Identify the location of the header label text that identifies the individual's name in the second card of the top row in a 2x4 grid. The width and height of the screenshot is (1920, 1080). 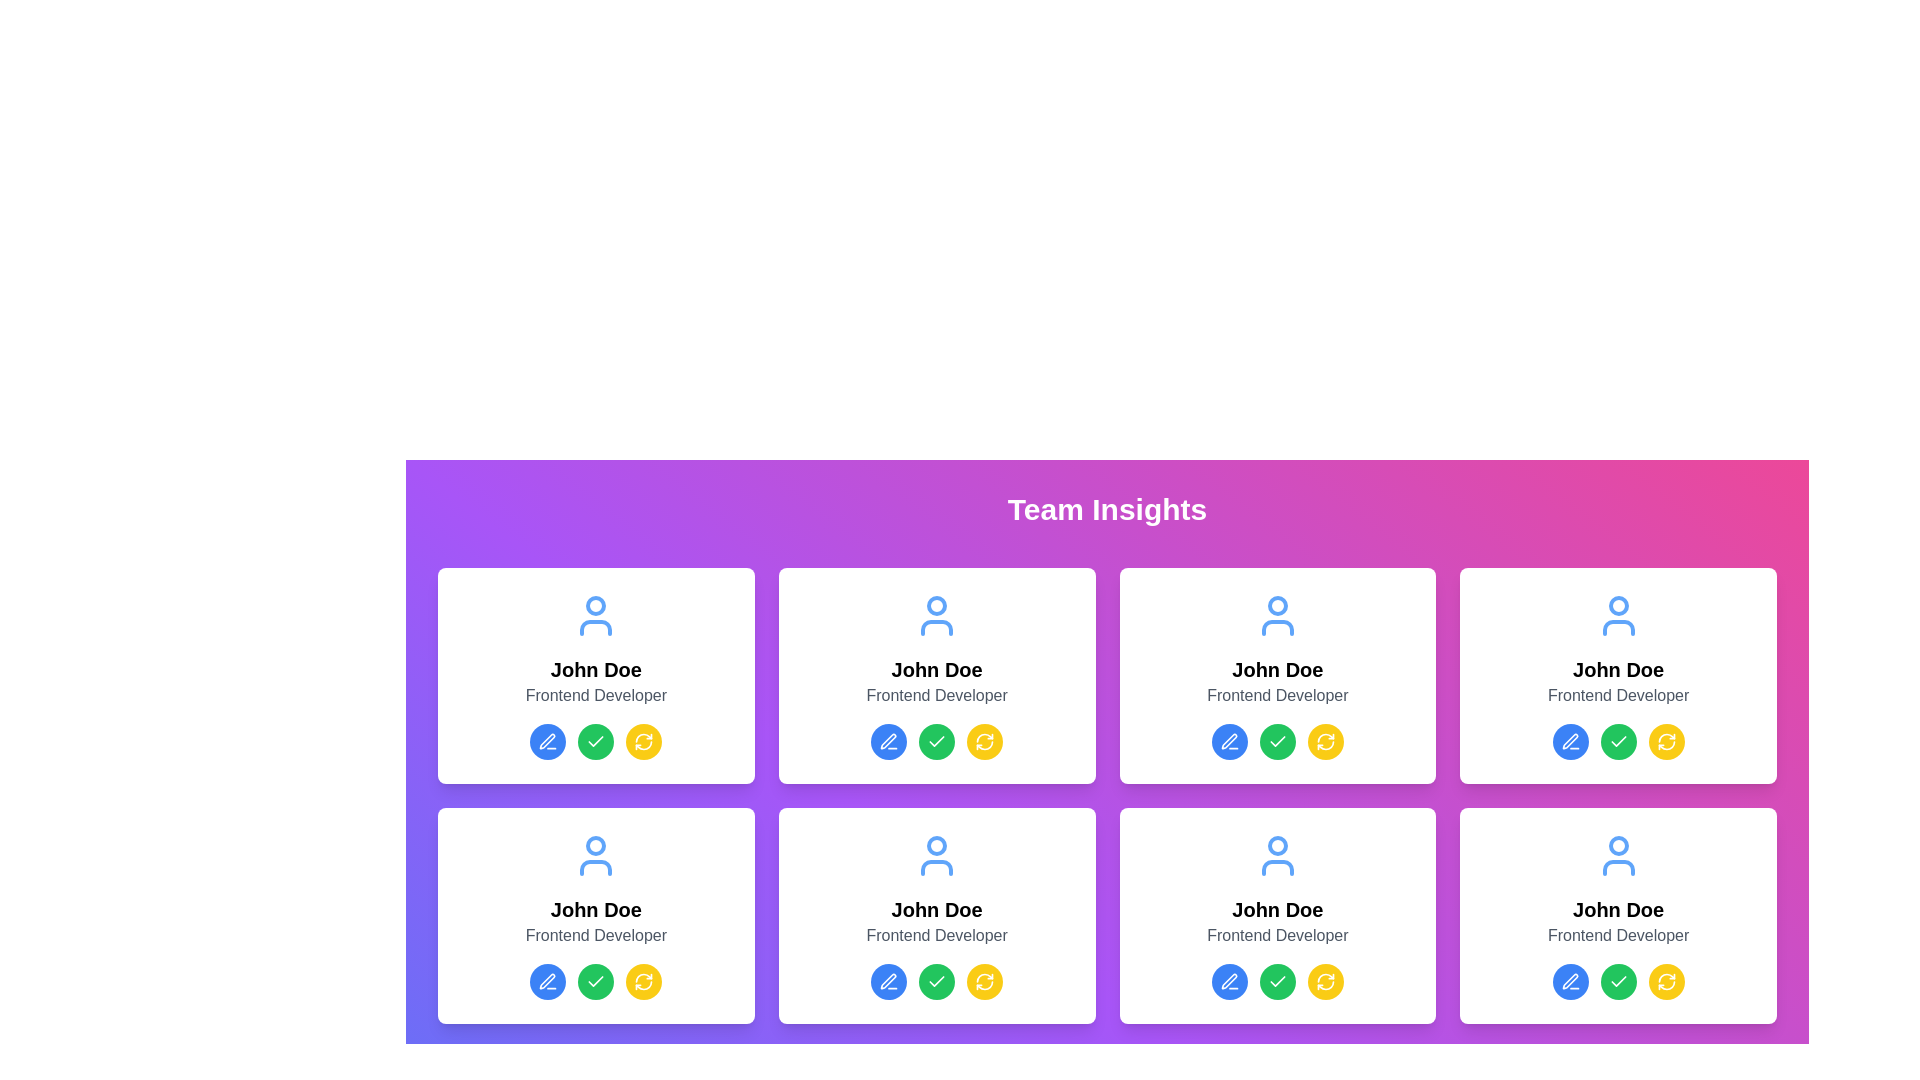
(936, 670).